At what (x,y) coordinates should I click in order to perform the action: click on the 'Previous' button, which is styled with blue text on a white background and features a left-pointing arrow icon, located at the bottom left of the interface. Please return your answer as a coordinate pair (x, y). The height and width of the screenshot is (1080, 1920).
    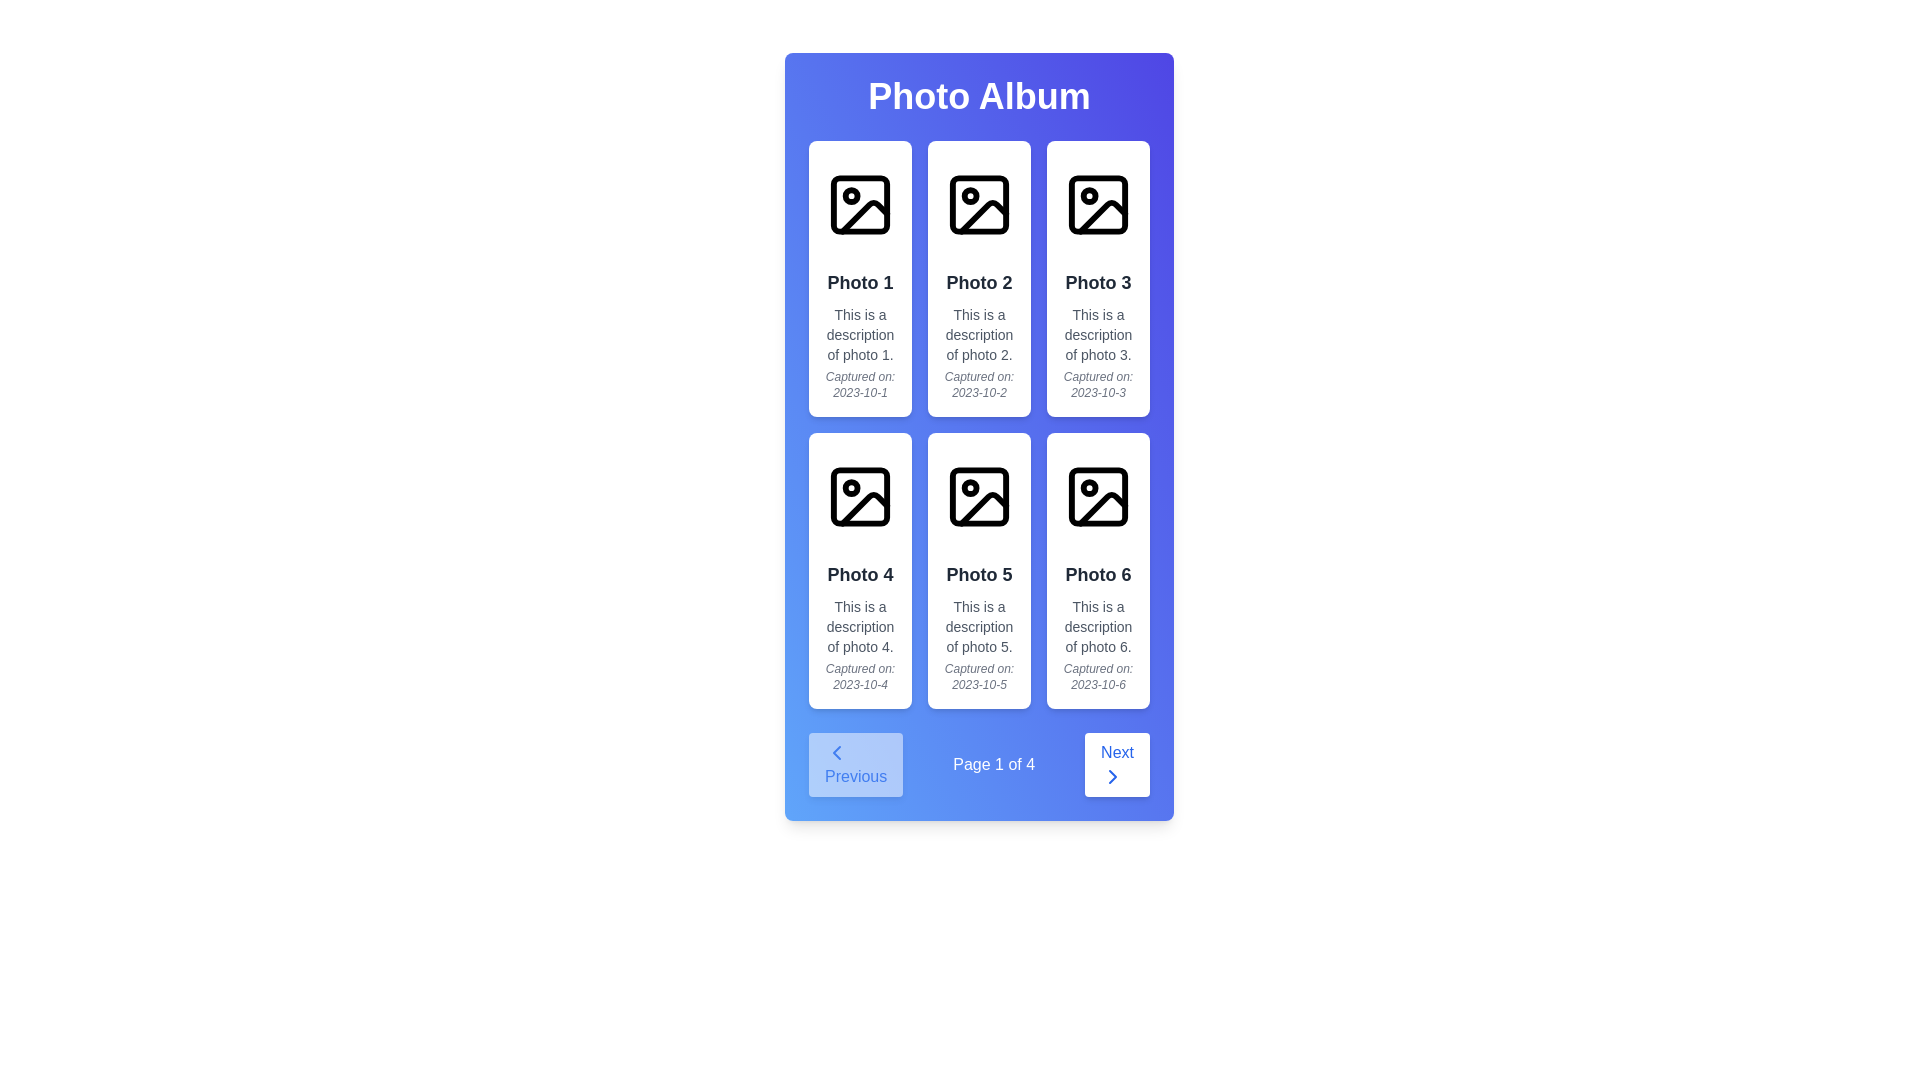
    Looking at the image, I should click on (856, 764).